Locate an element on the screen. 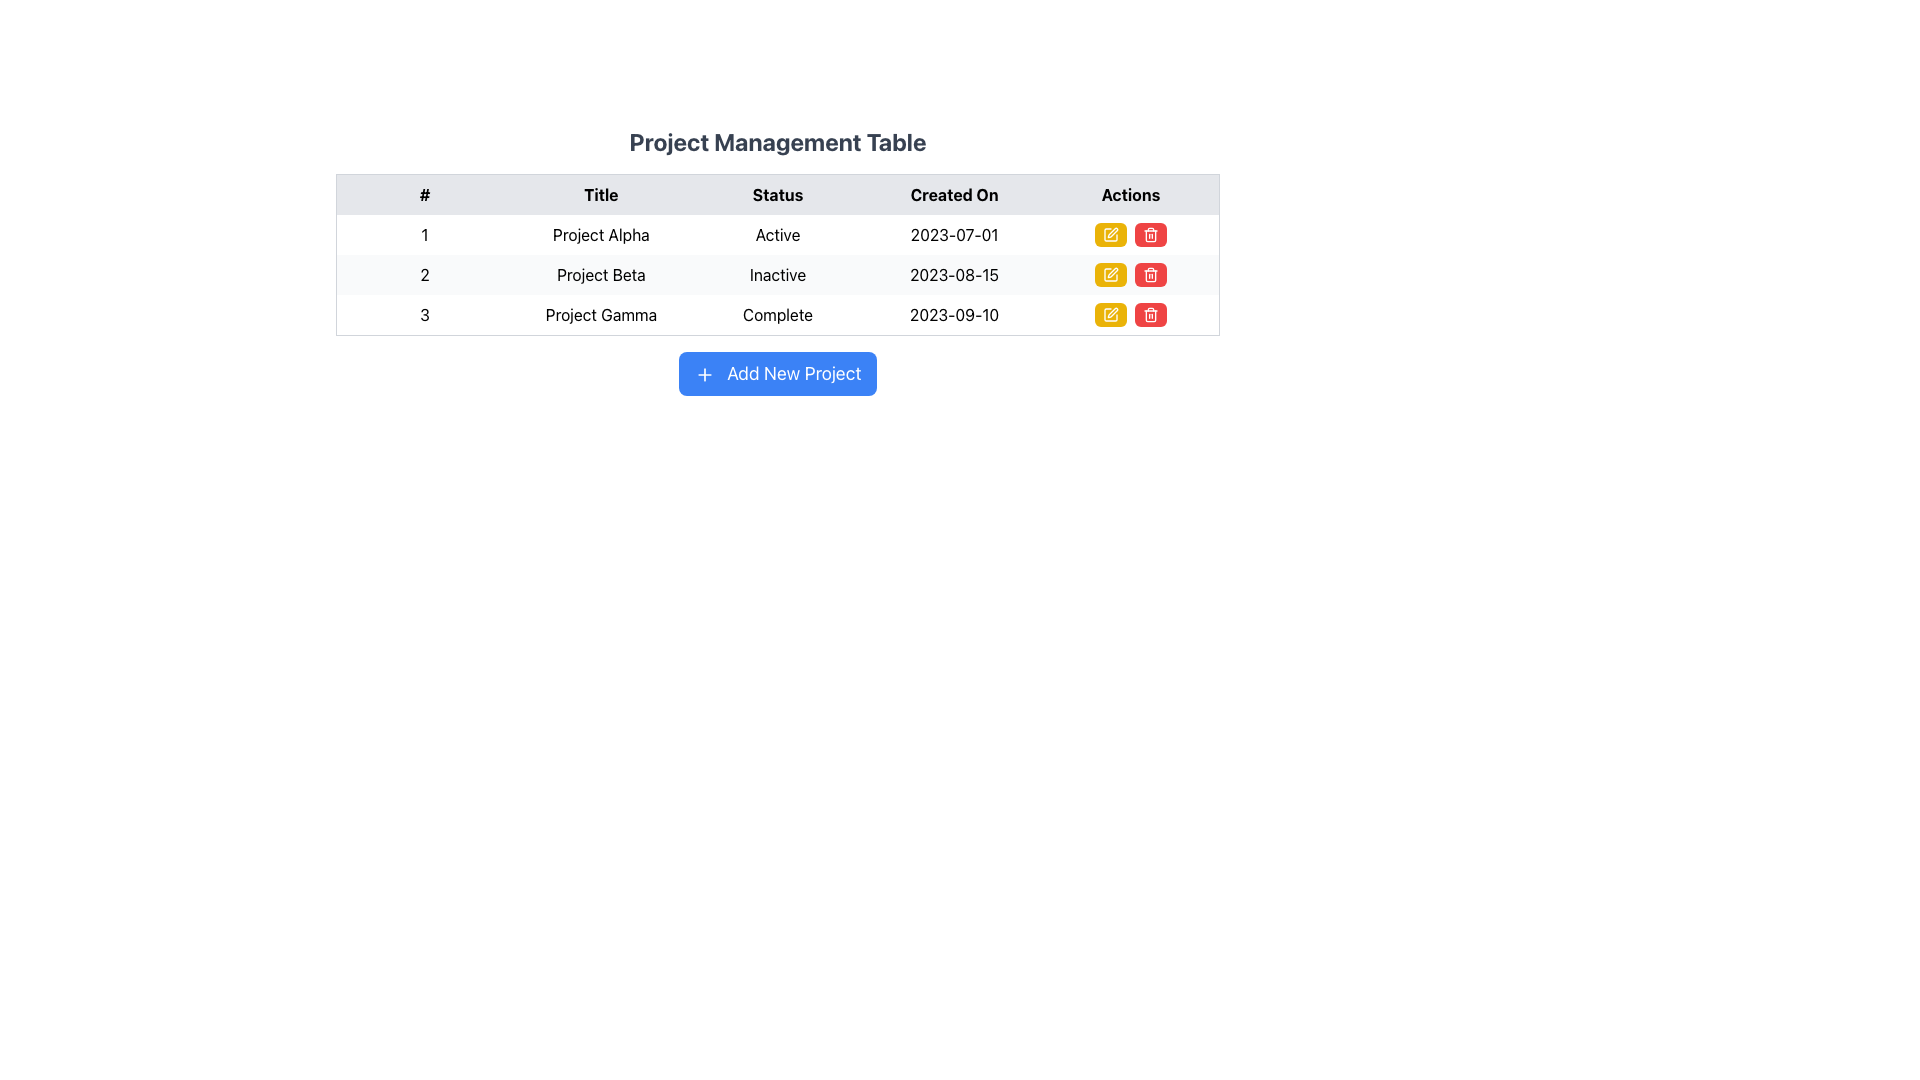  the text label displaying the project title located in the second cell of the first row under the 'Title' column of the table is located at coordinates (600, 234).